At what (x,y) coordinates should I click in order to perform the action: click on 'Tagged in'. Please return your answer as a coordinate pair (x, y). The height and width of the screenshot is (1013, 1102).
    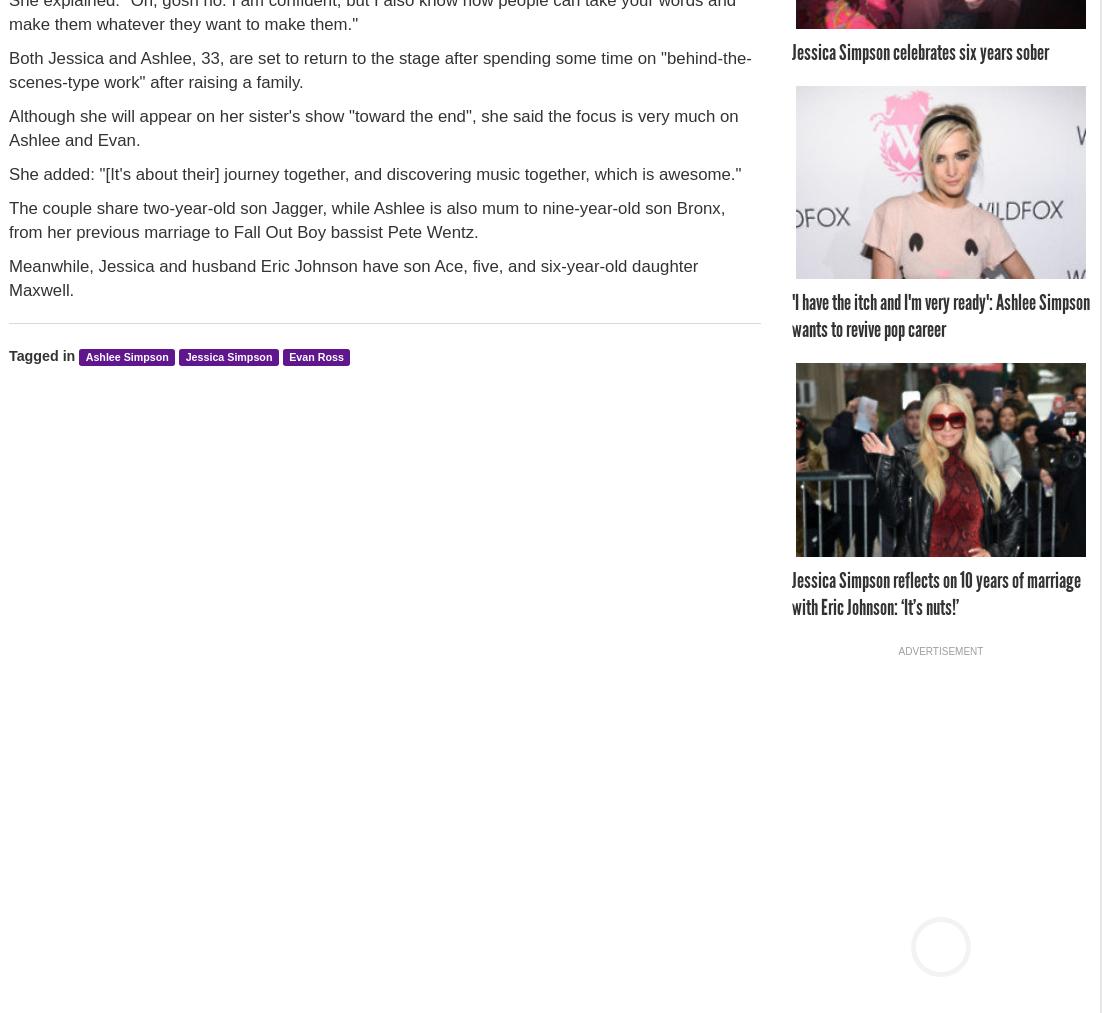
    Looking at the image, I should click on (8, 354).